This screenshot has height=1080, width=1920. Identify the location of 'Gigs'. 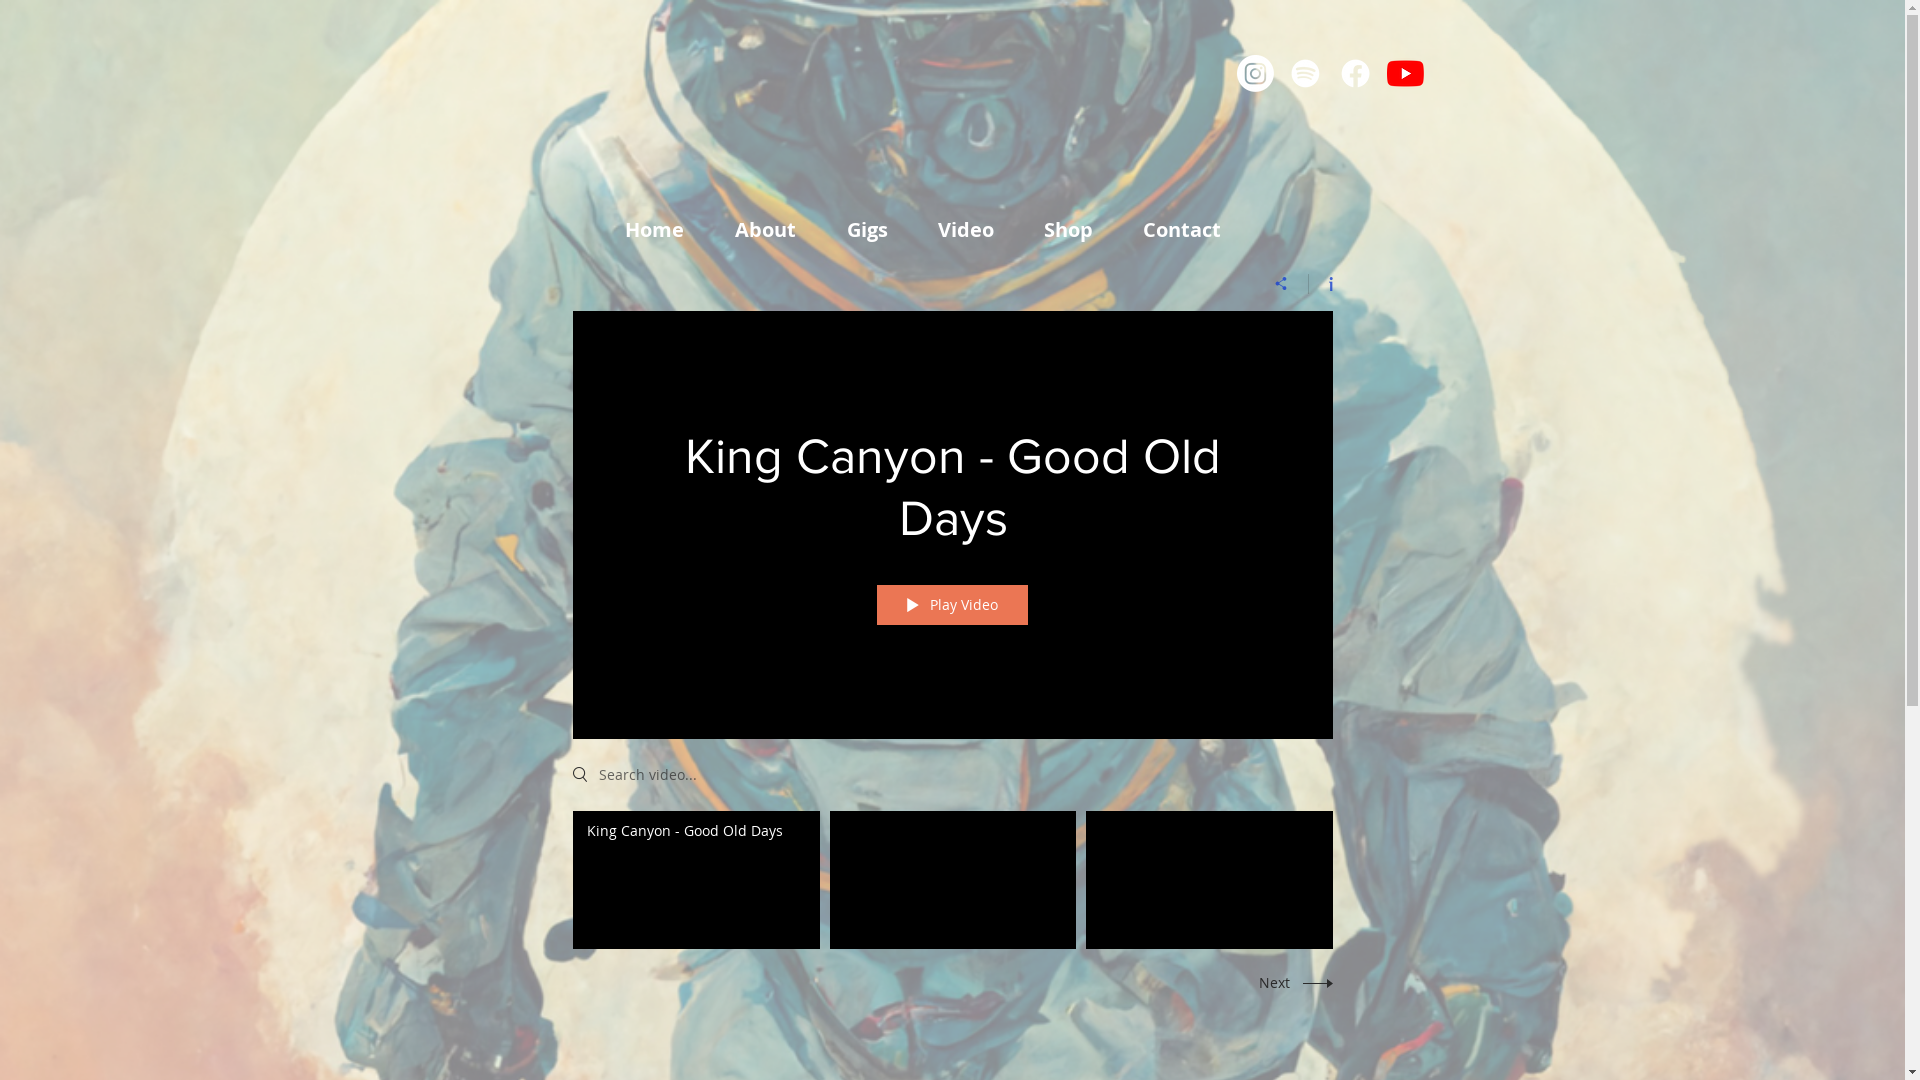
(877, 229).